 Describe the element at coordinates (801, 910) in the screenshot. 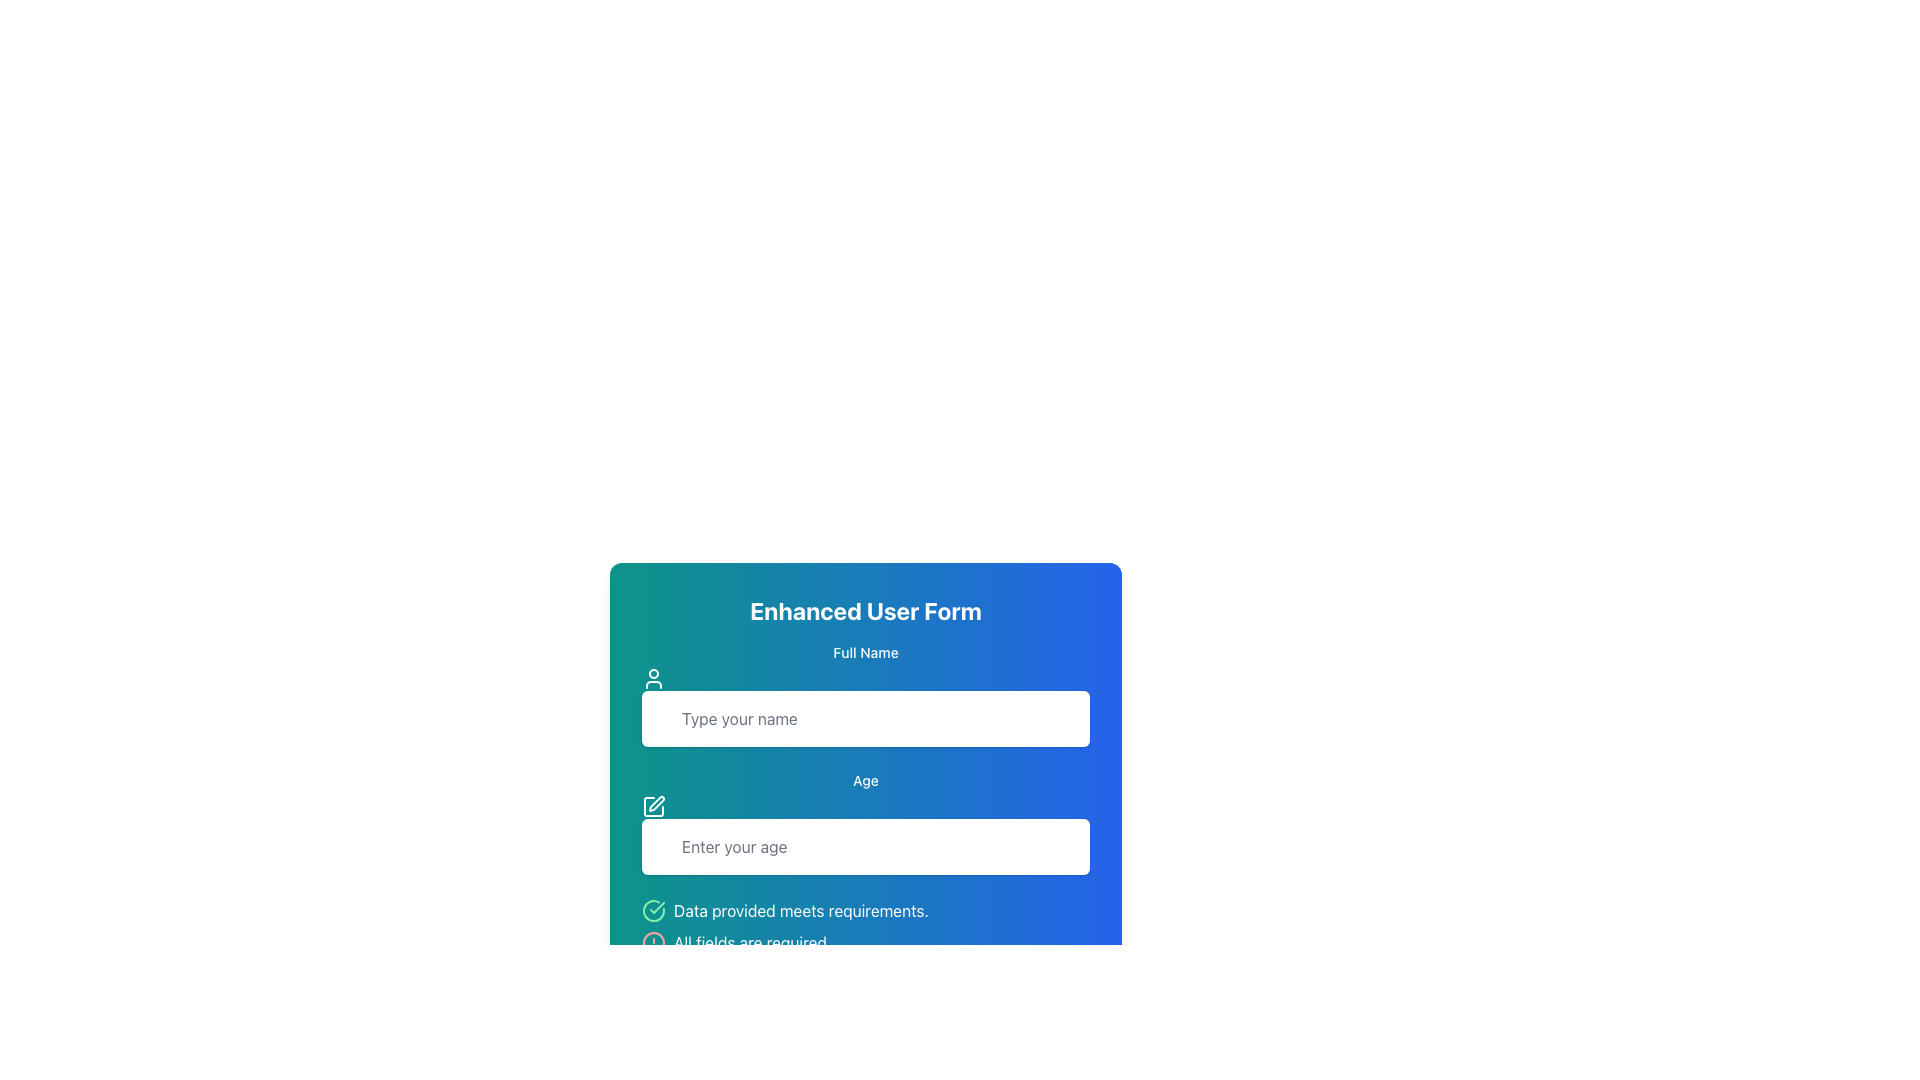

I see `the confirmation message text label located below the 'Full Name' and 'Age' input fields, next to a green checkmark icon` at that location.